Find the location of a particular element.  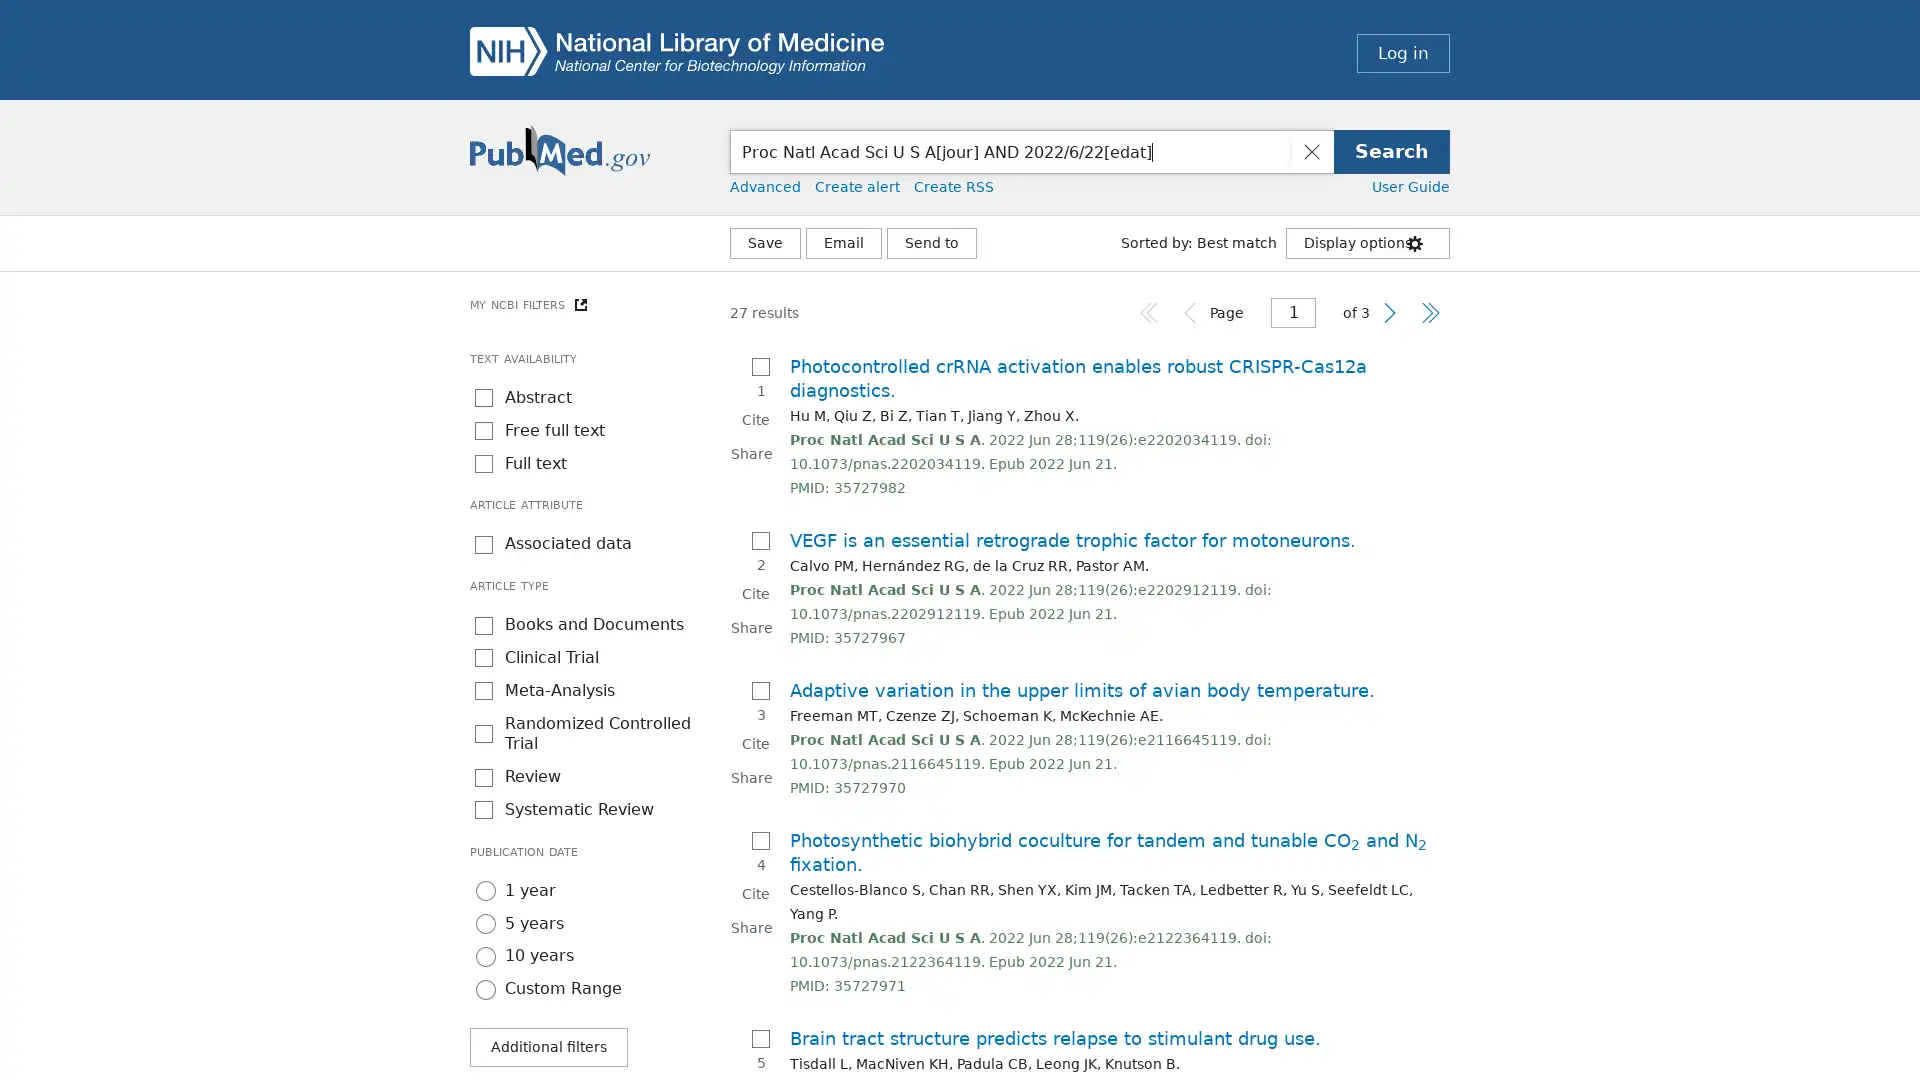

Clear search input is located at coordinates (1310, 150).